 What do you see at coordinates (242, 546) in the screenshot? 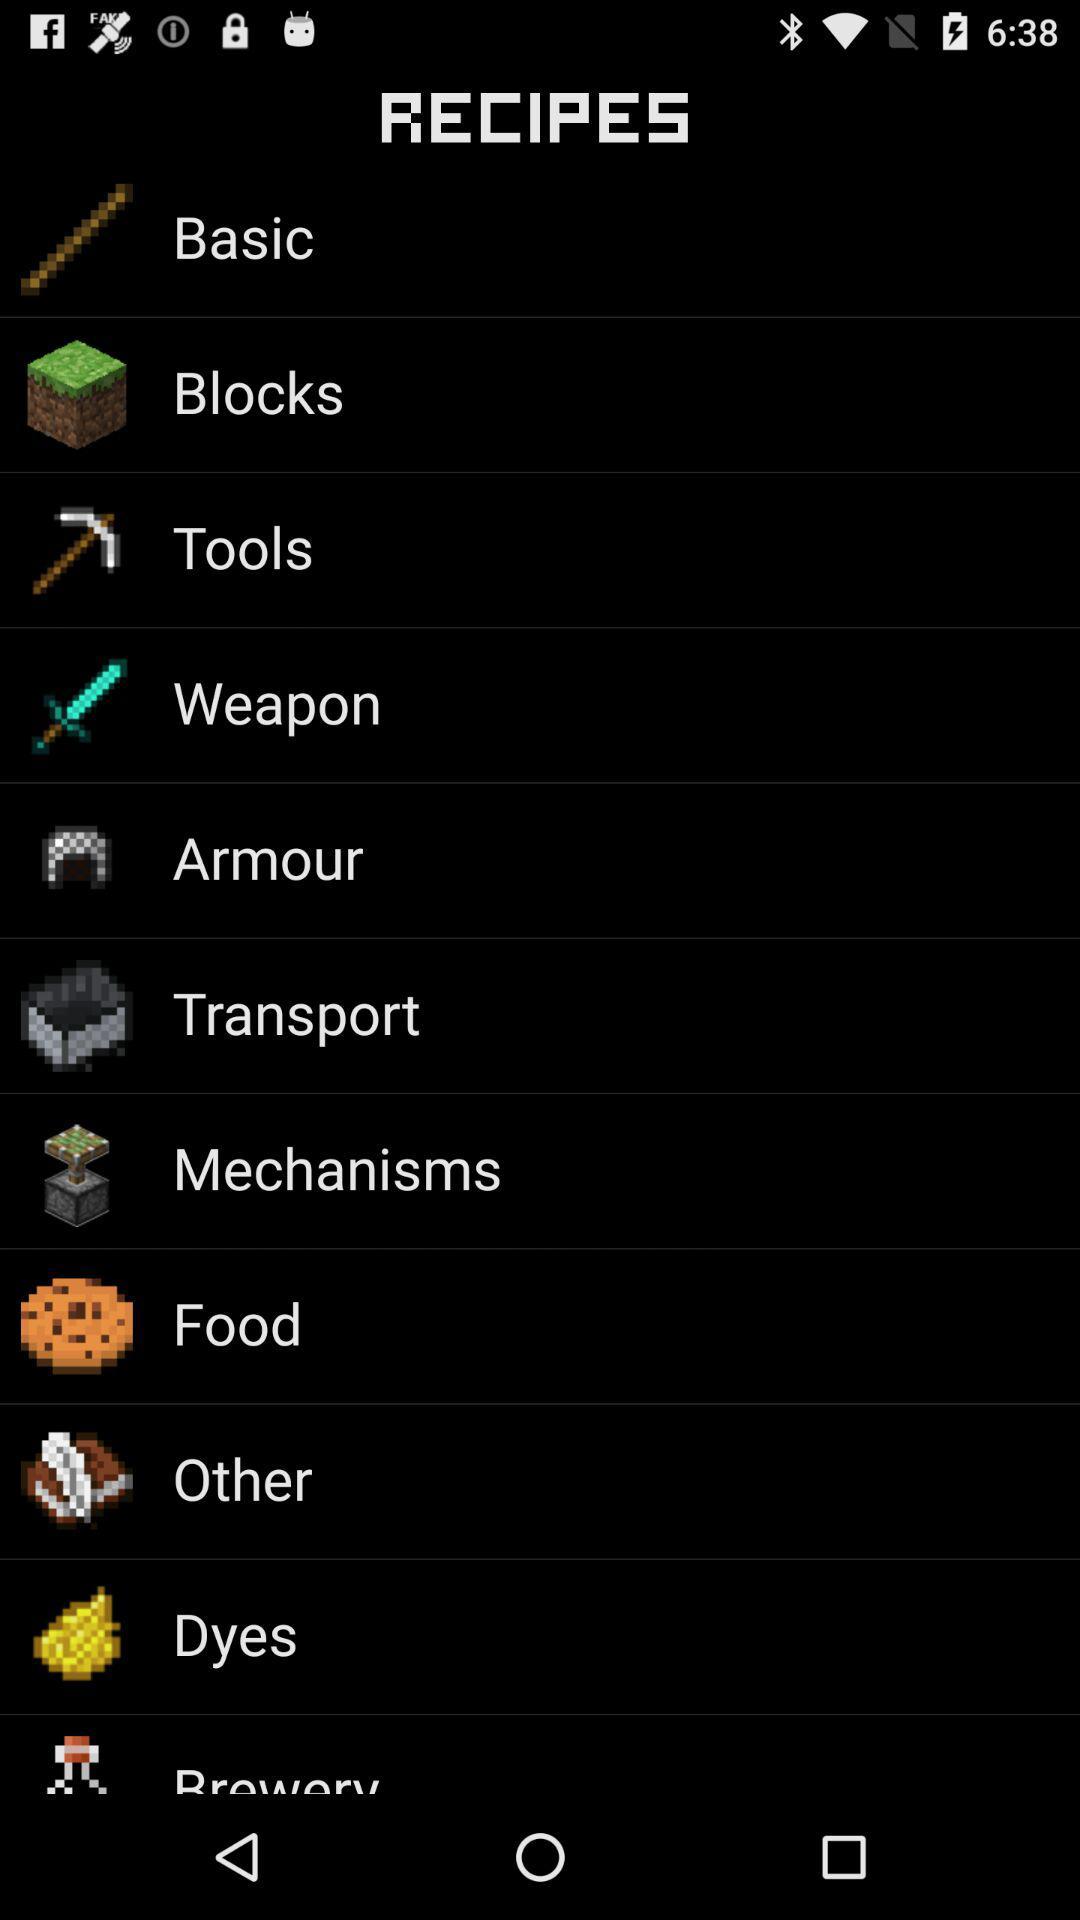
I see `the app below the blocks app` at bounding box center [242, 546].